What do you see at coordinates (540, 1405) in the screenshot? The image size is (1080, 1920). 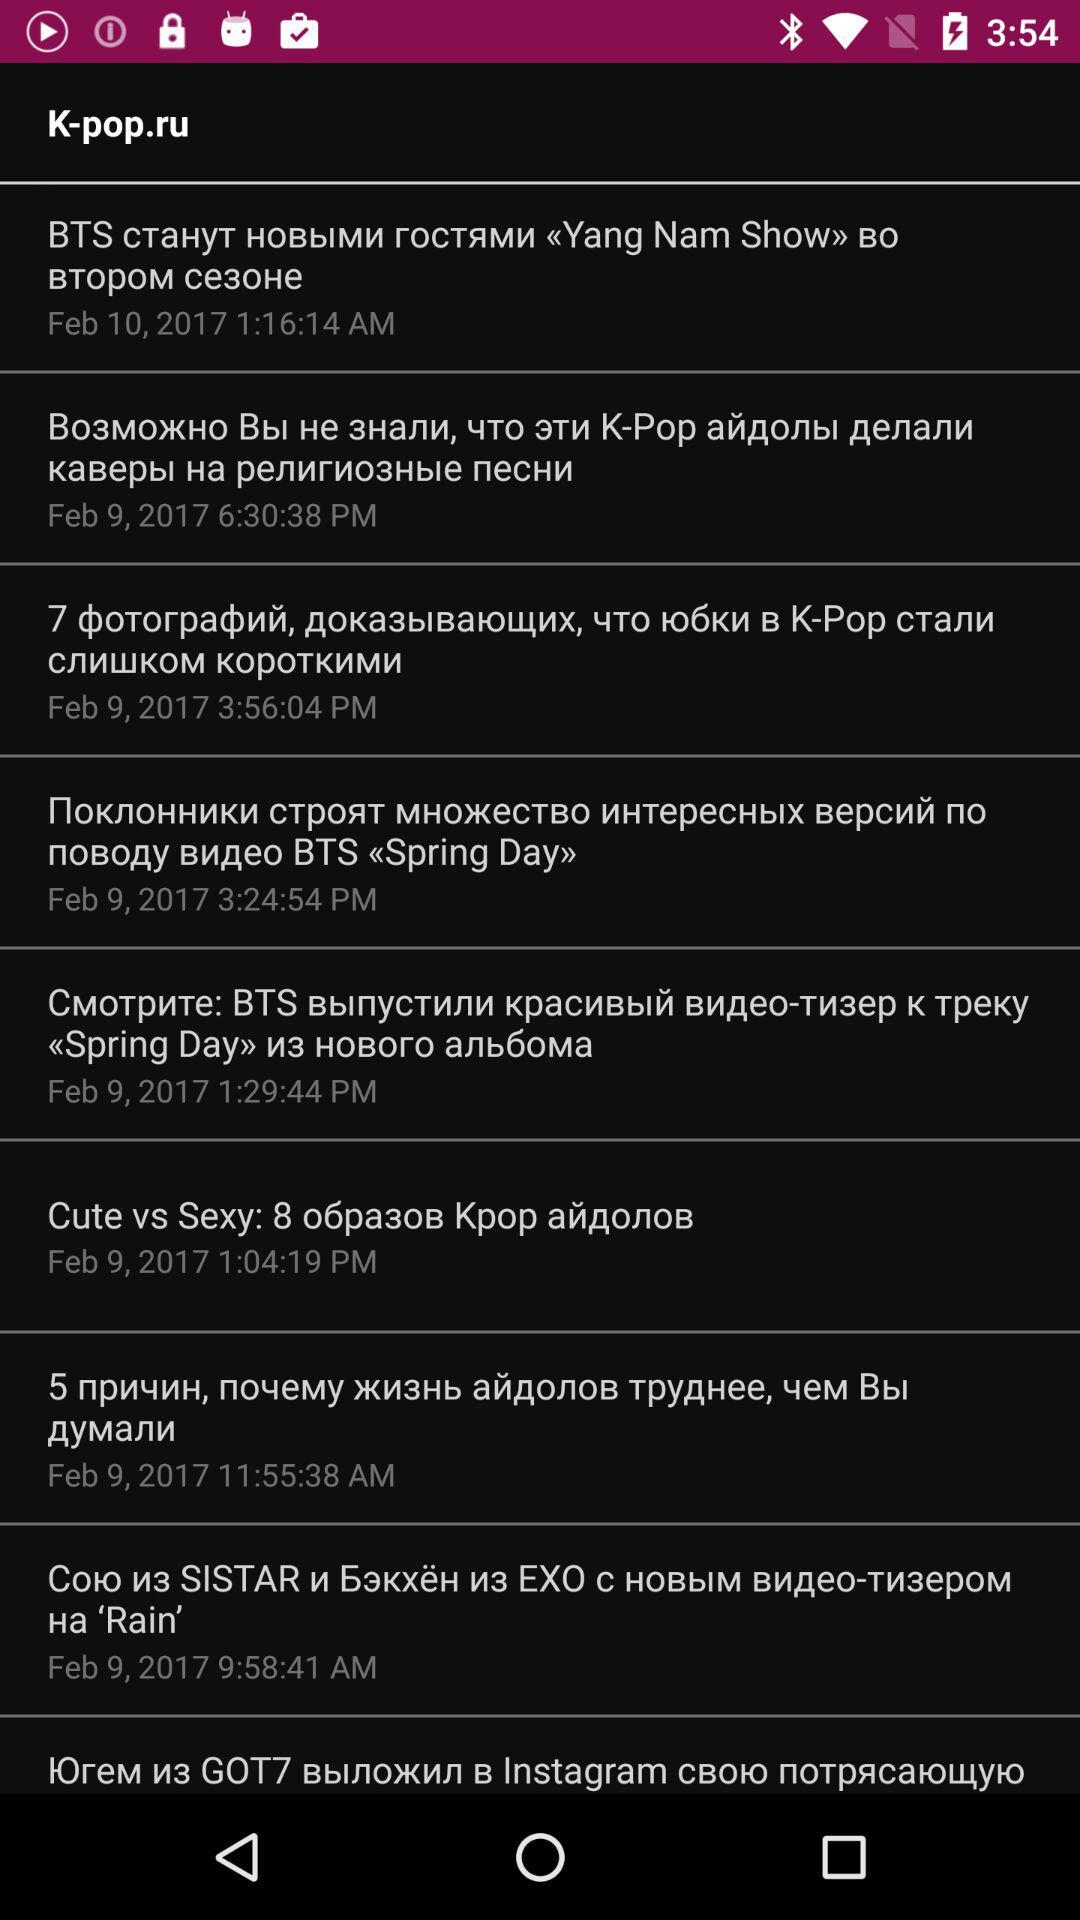 I see `the app above the feb 9 2017 item` at bounding box center [540, 1405].